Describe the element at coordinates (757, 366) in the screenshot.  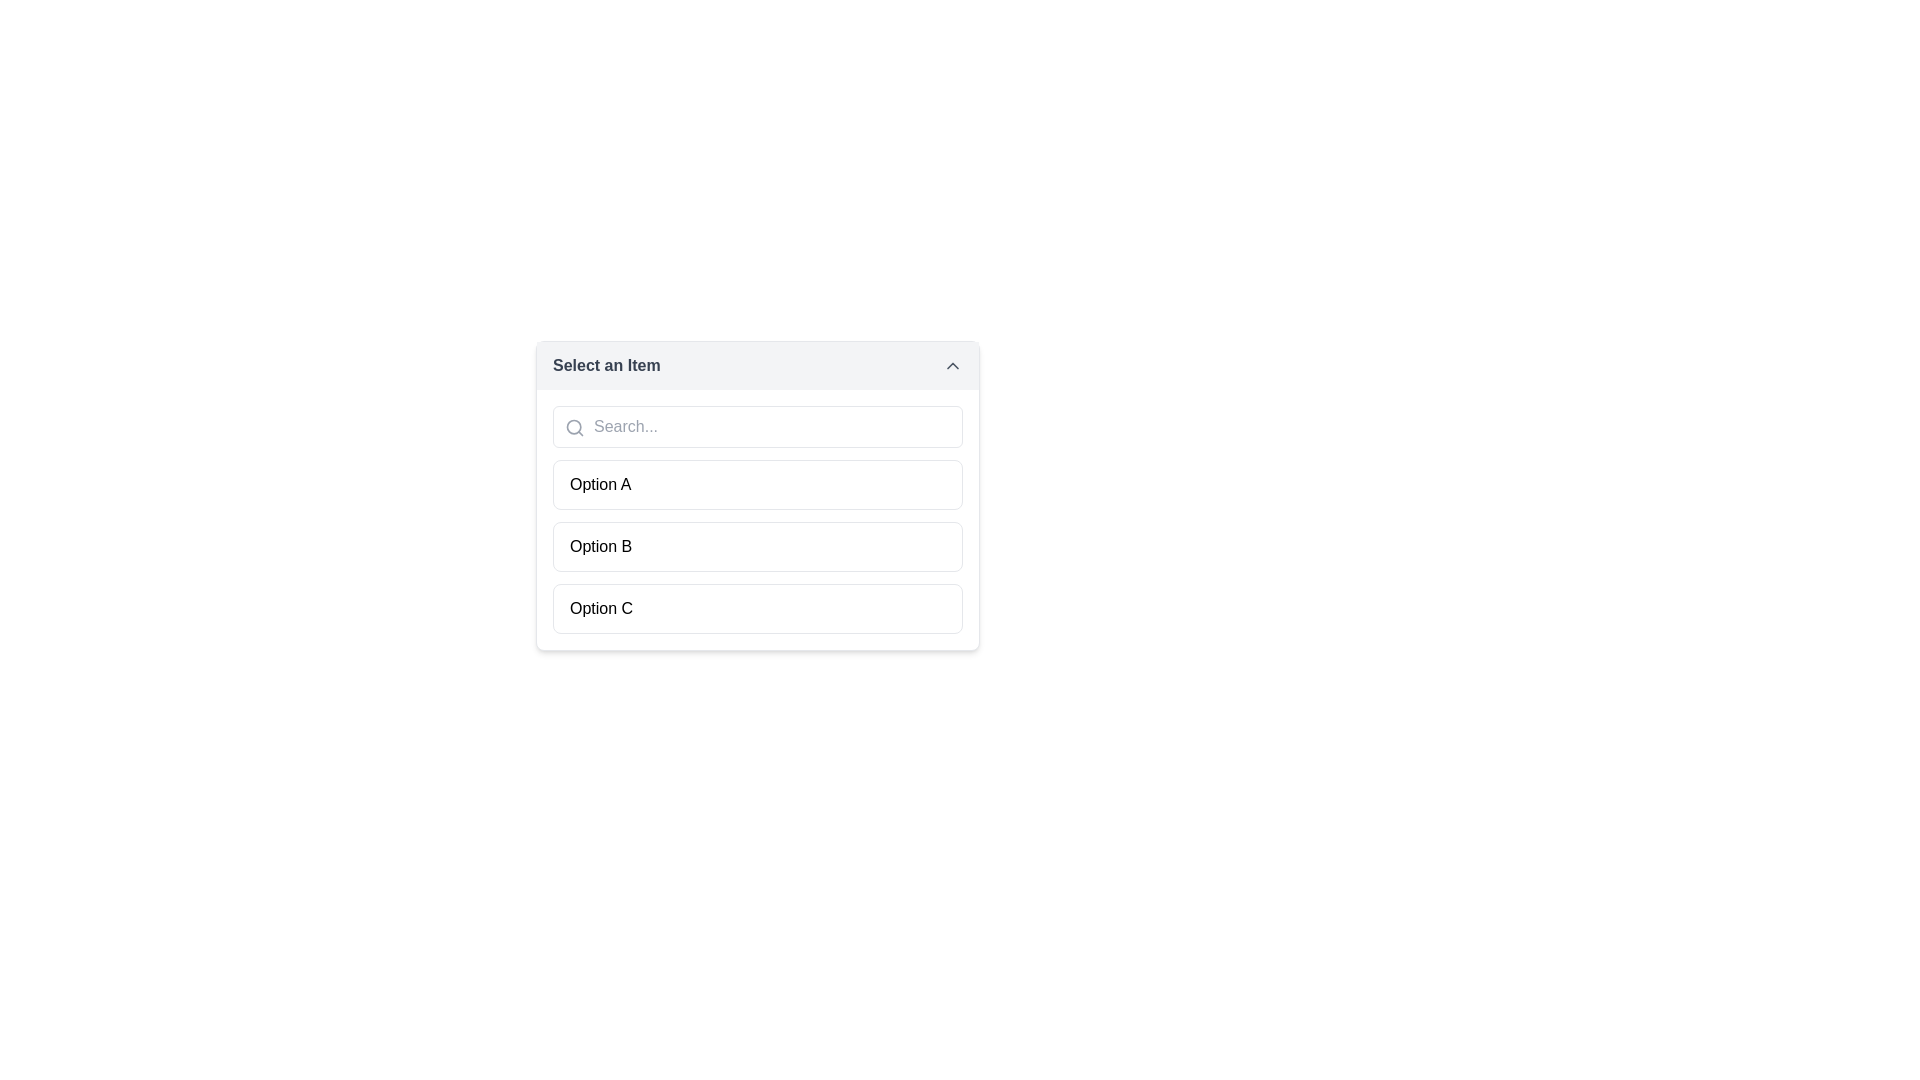
I see `the dropdown trigger labeled 'Select an Item'` at that location.